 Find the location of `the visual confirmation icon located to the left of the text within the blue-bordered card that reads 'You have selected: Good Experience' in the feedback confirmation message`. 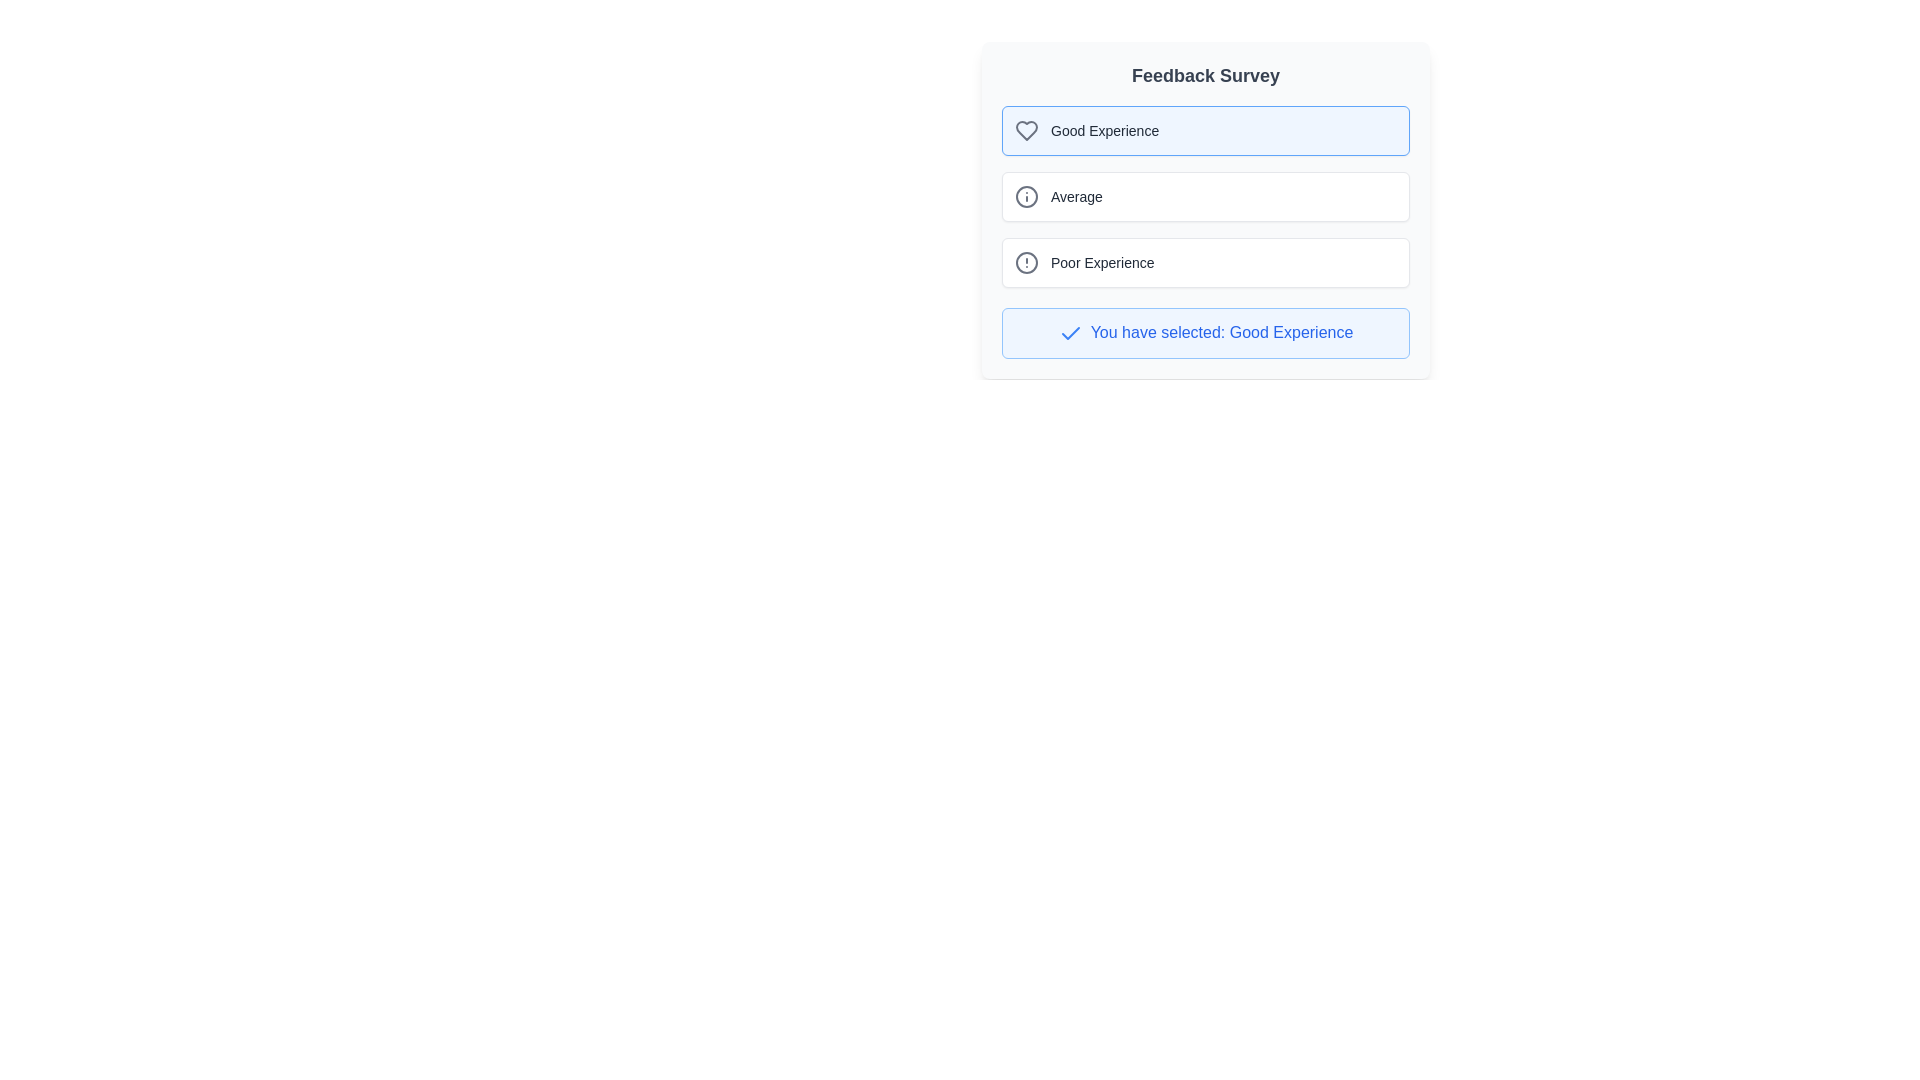

the visual confirmation icon located to the left of the text within the blue-bordered card that reads 'You have selected: Good Experience' in the feedback confirmation message is located at coordinates (1069, 332).